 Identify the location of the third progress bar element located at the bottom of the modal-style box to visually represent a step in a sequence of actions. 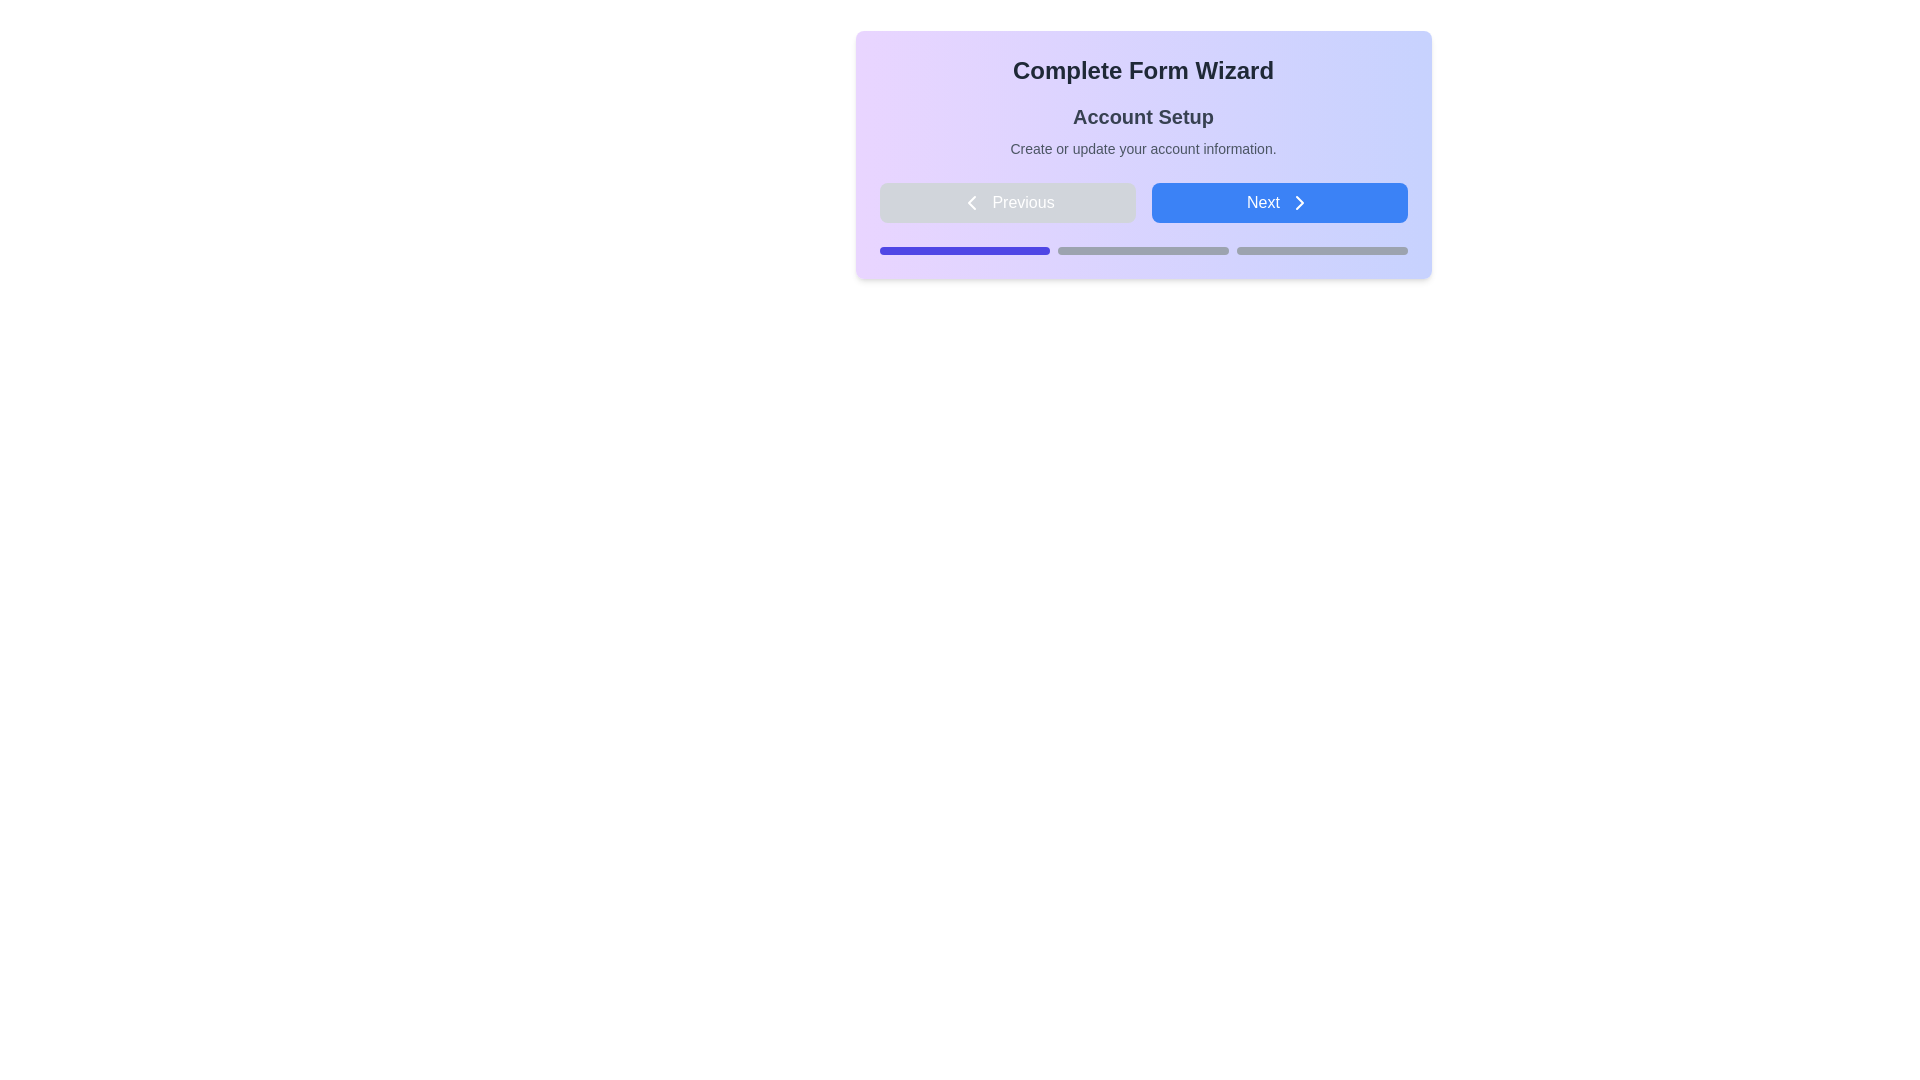
(1322, 249).